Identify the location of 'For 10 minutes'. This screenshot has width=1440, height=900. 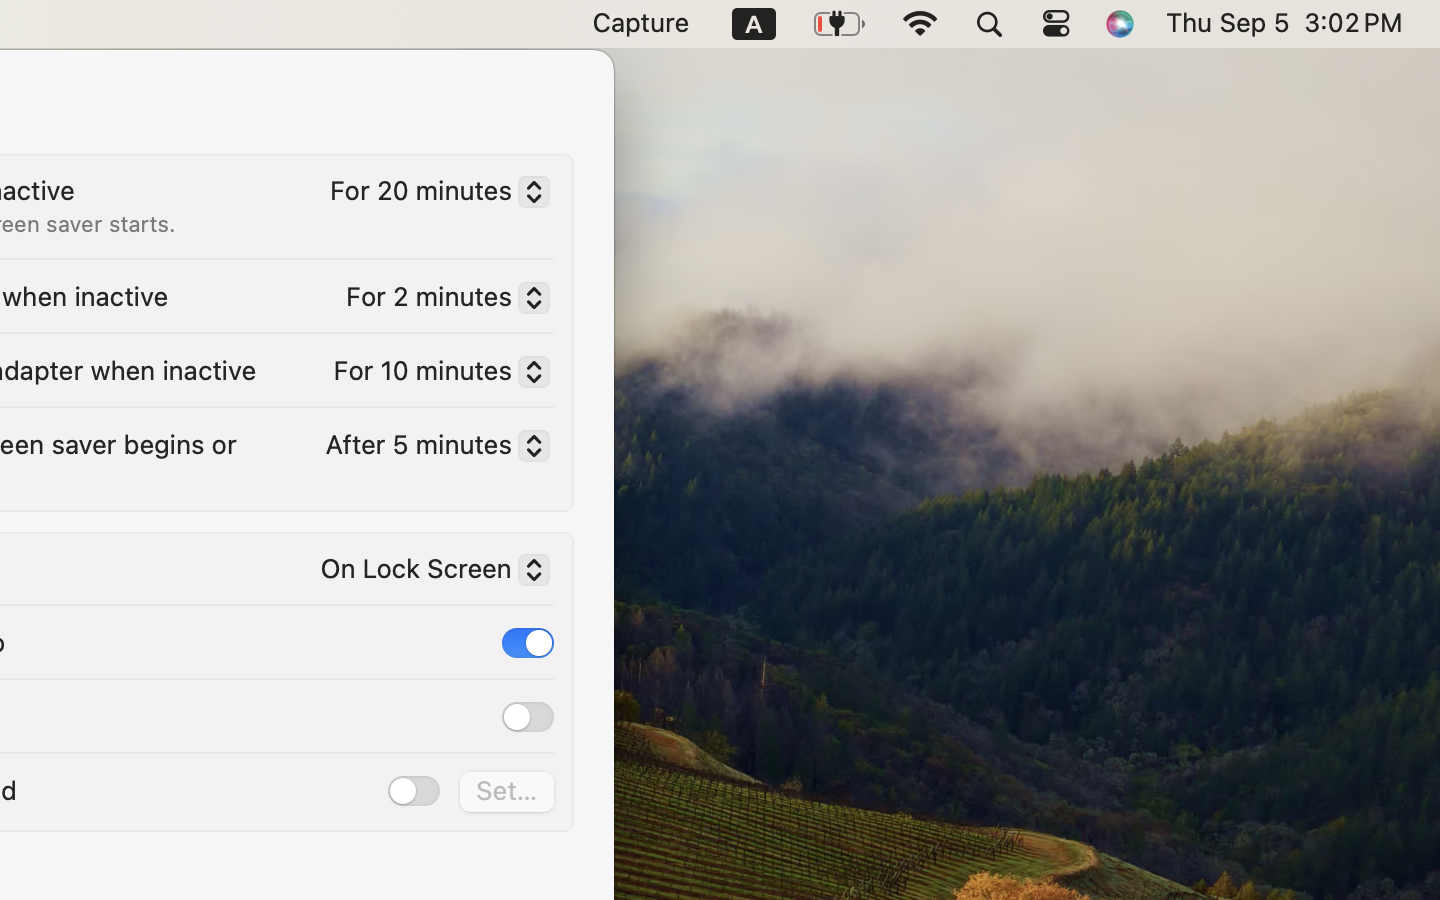
(433, 375).